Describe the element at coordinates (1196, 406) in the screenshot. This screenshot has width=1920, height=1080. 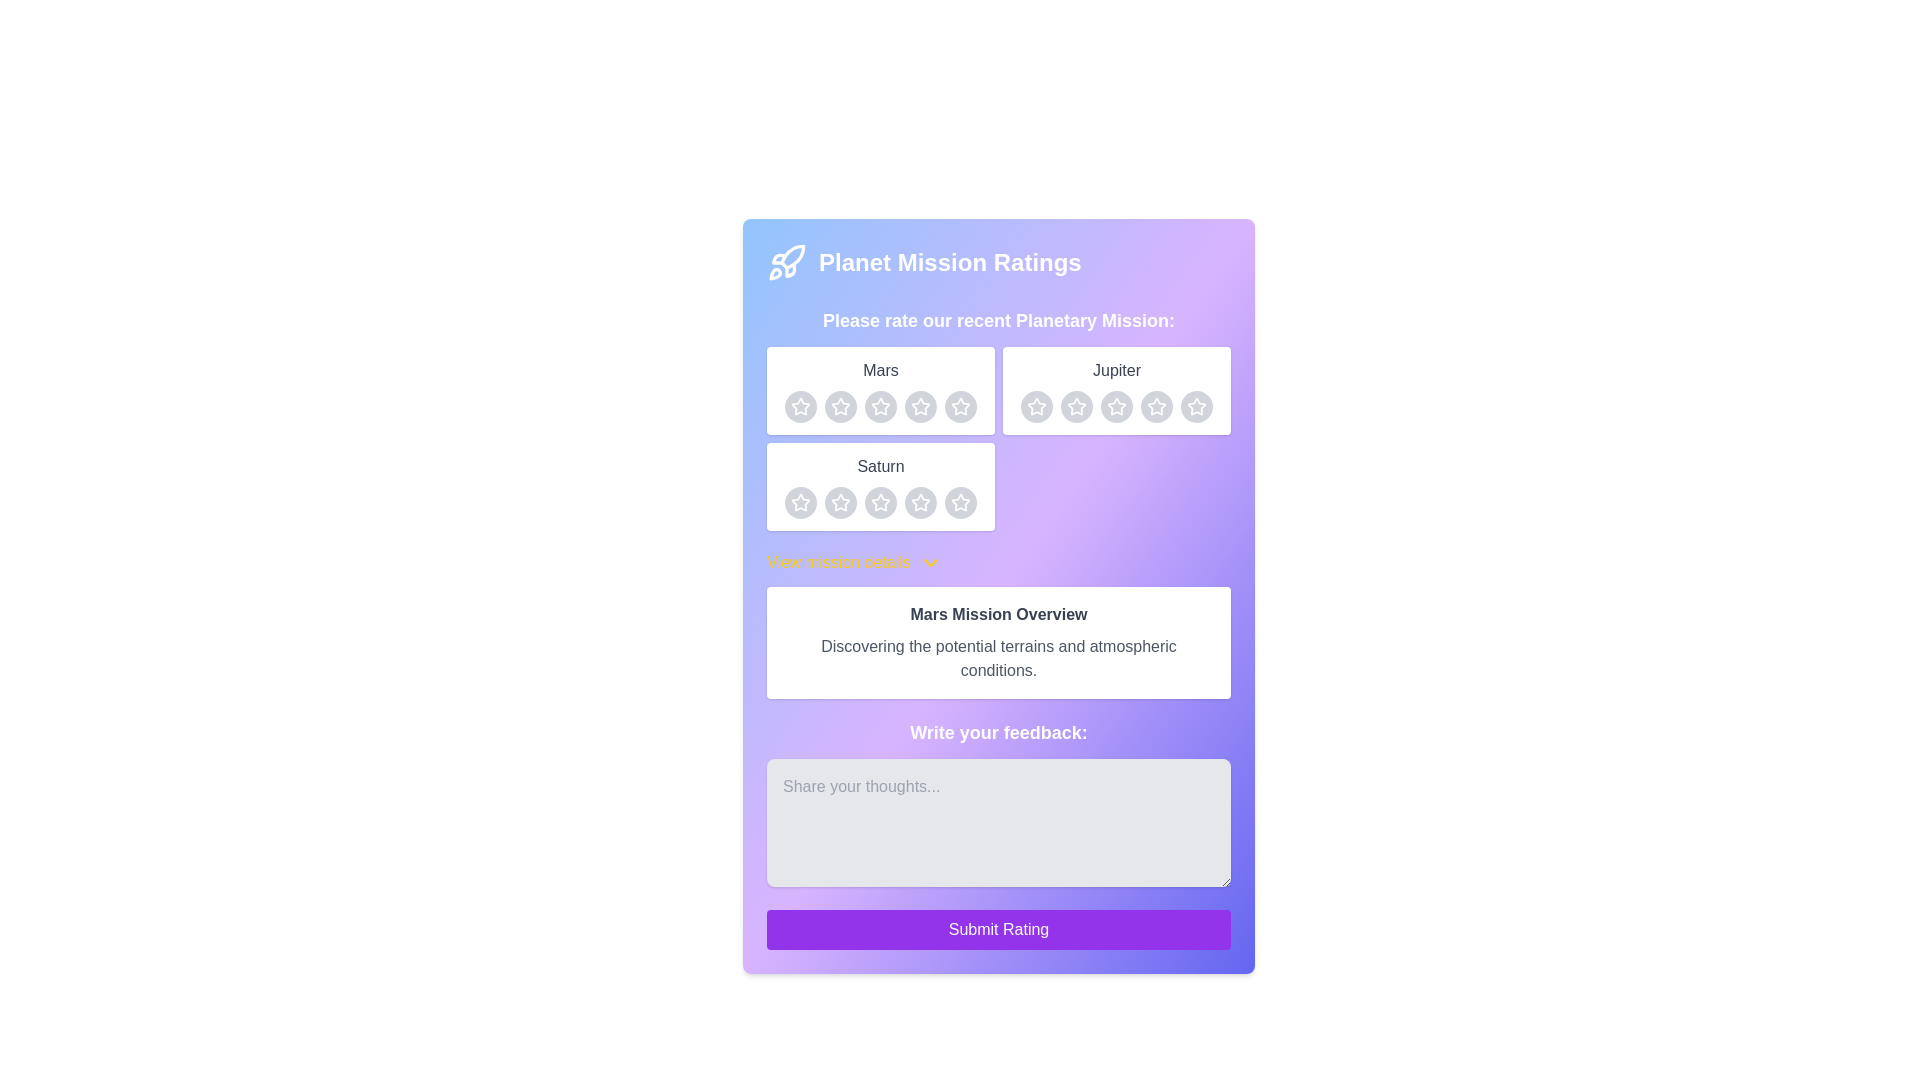
I see `the circular button in the fifth position of the star rating system under the Jupiter section for accessibility` at that location.